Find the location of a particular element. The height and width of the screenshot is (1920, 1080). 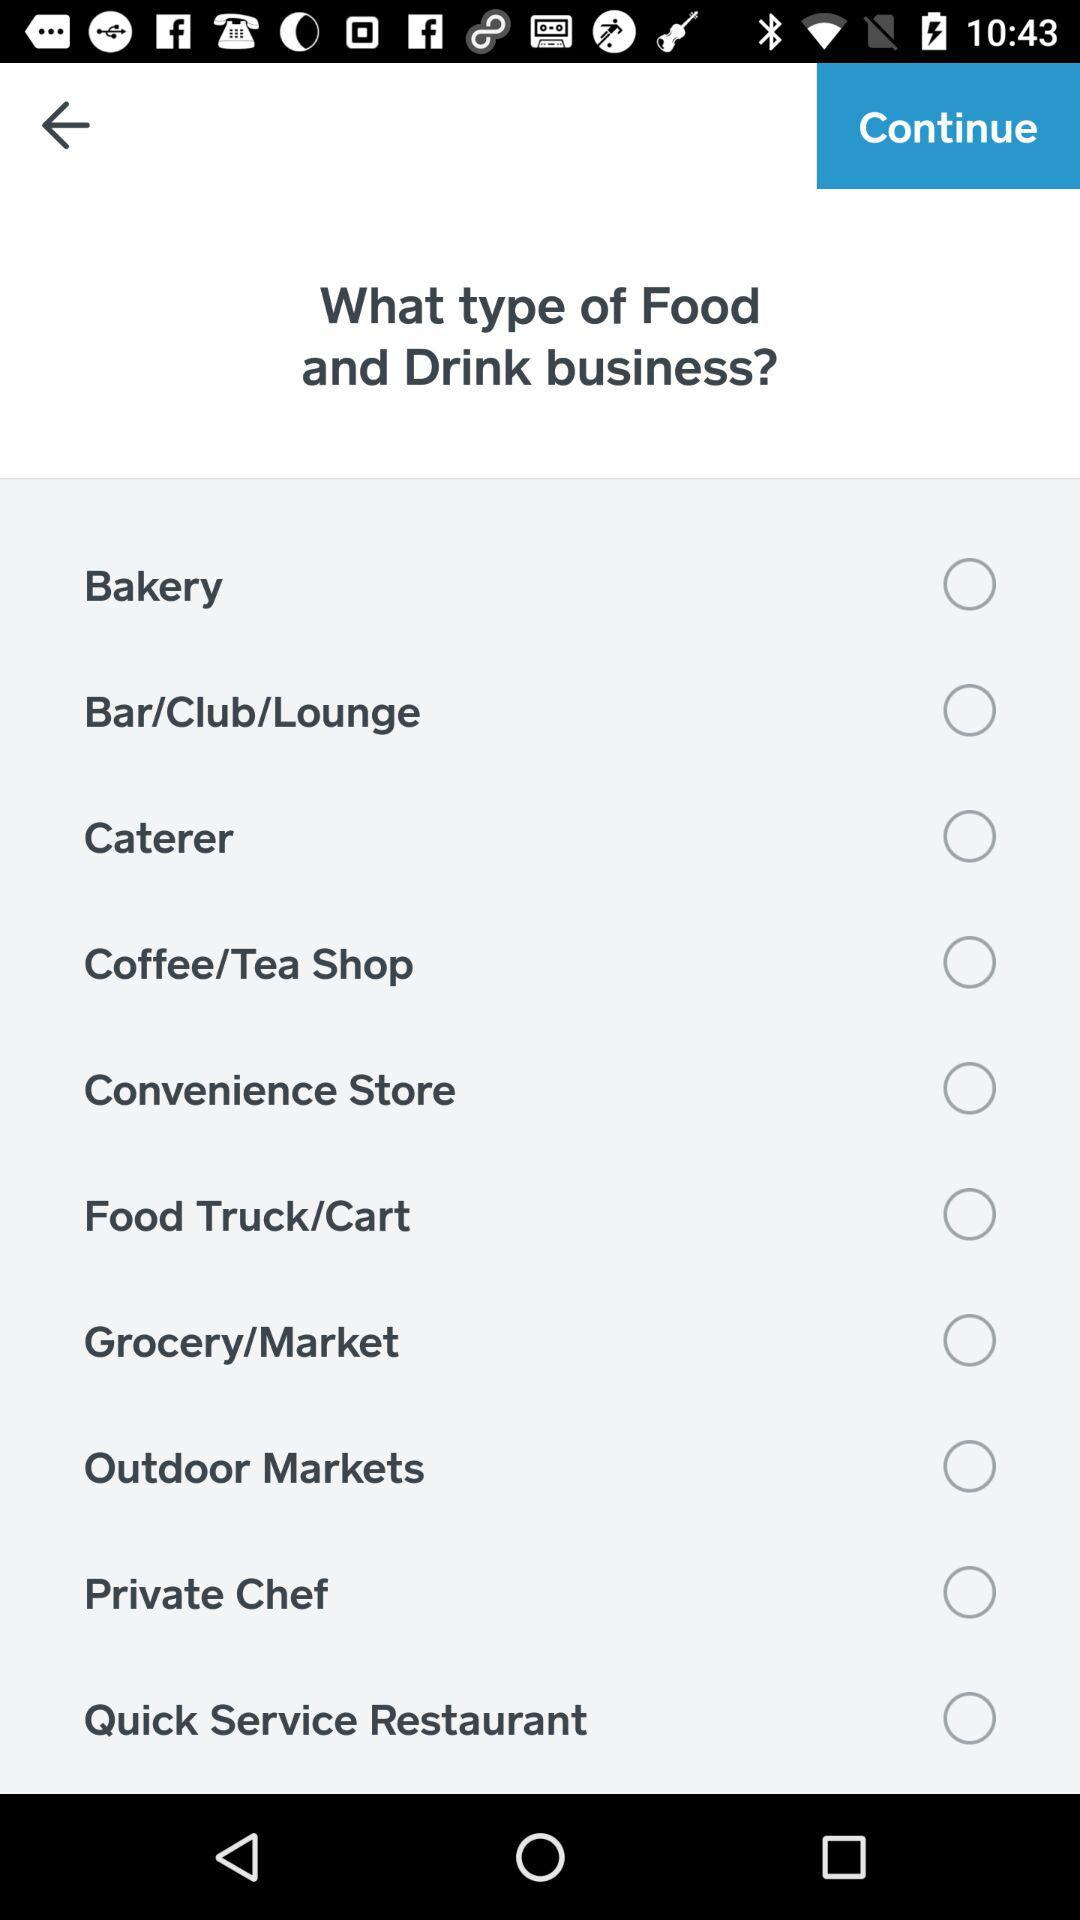

the item above the grocery/market is located at coordinates (540, 1213).